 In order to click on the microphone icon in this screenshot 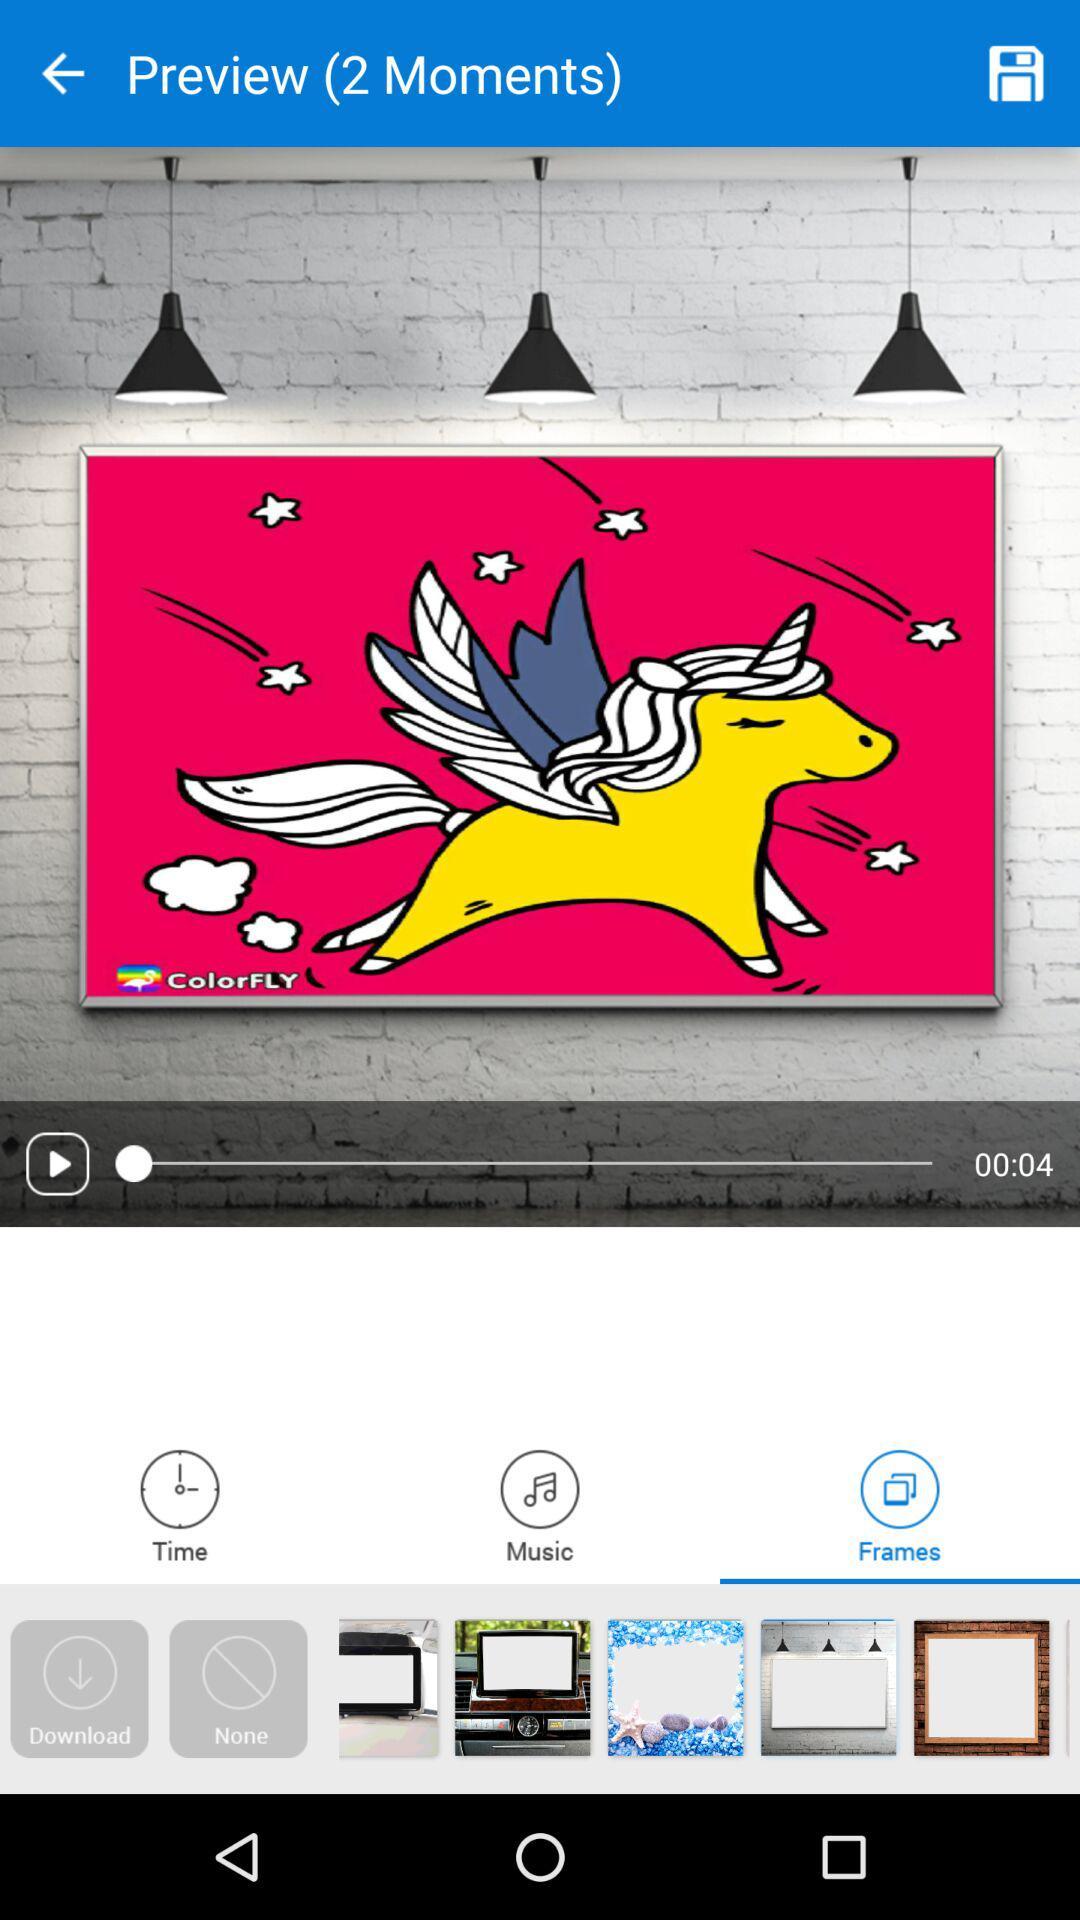, I will do `click(540, 1505)`.